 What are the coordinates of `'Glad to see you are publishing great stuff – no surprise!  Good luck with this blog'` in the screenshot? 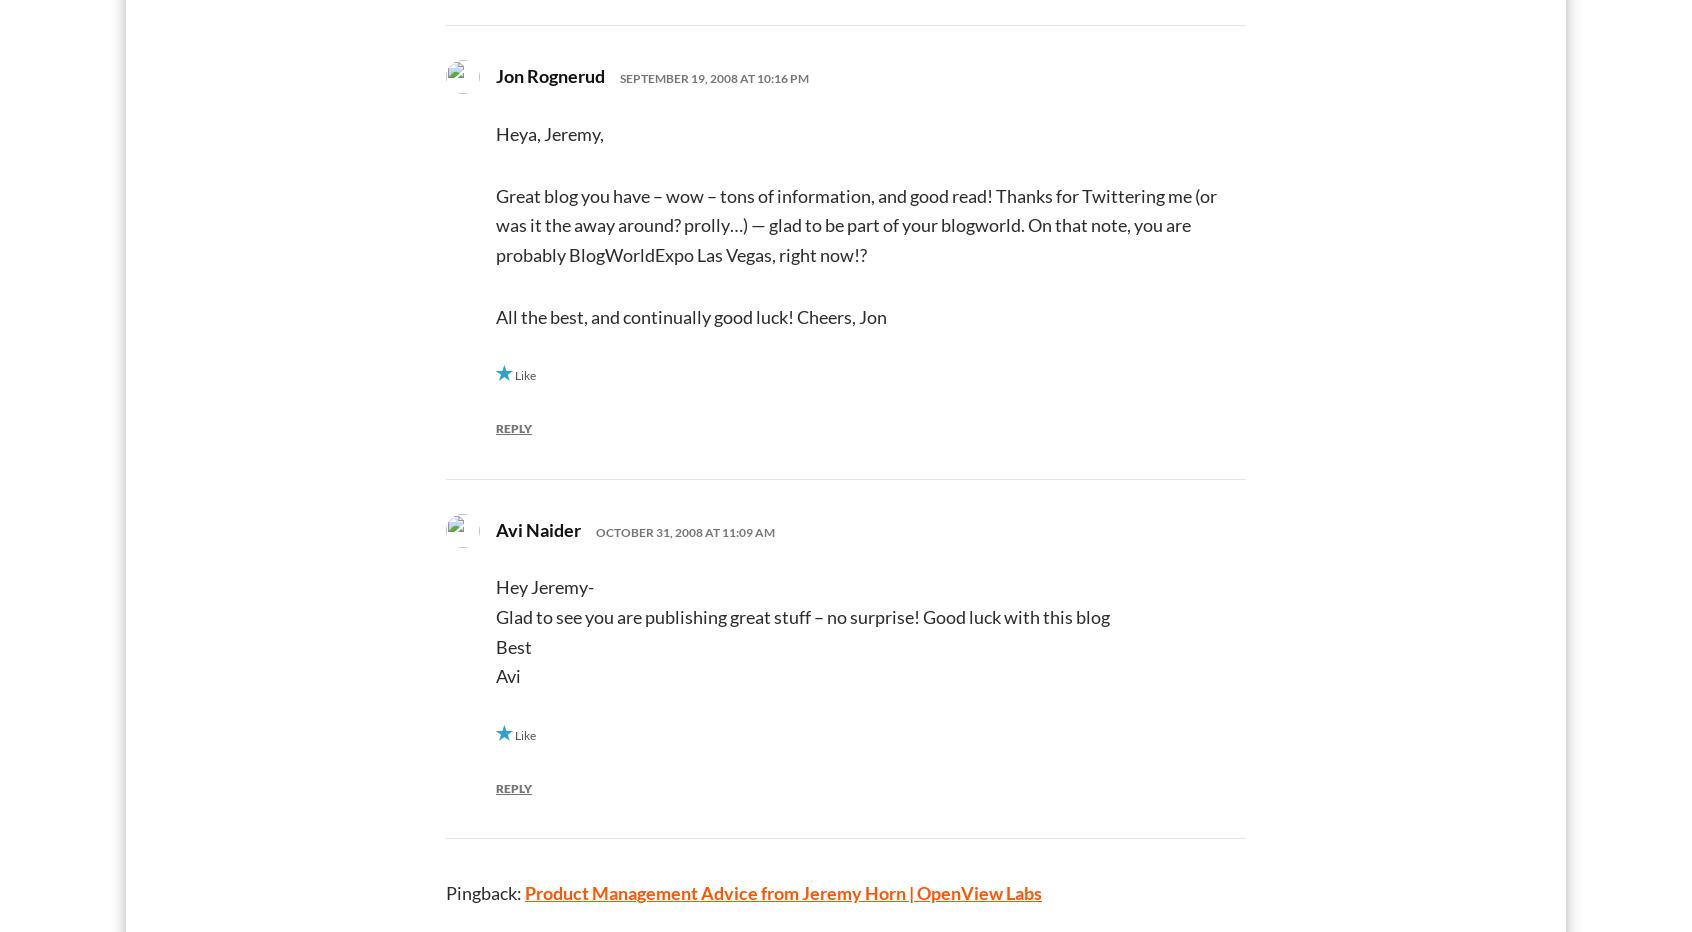 It's located at (803, 614).